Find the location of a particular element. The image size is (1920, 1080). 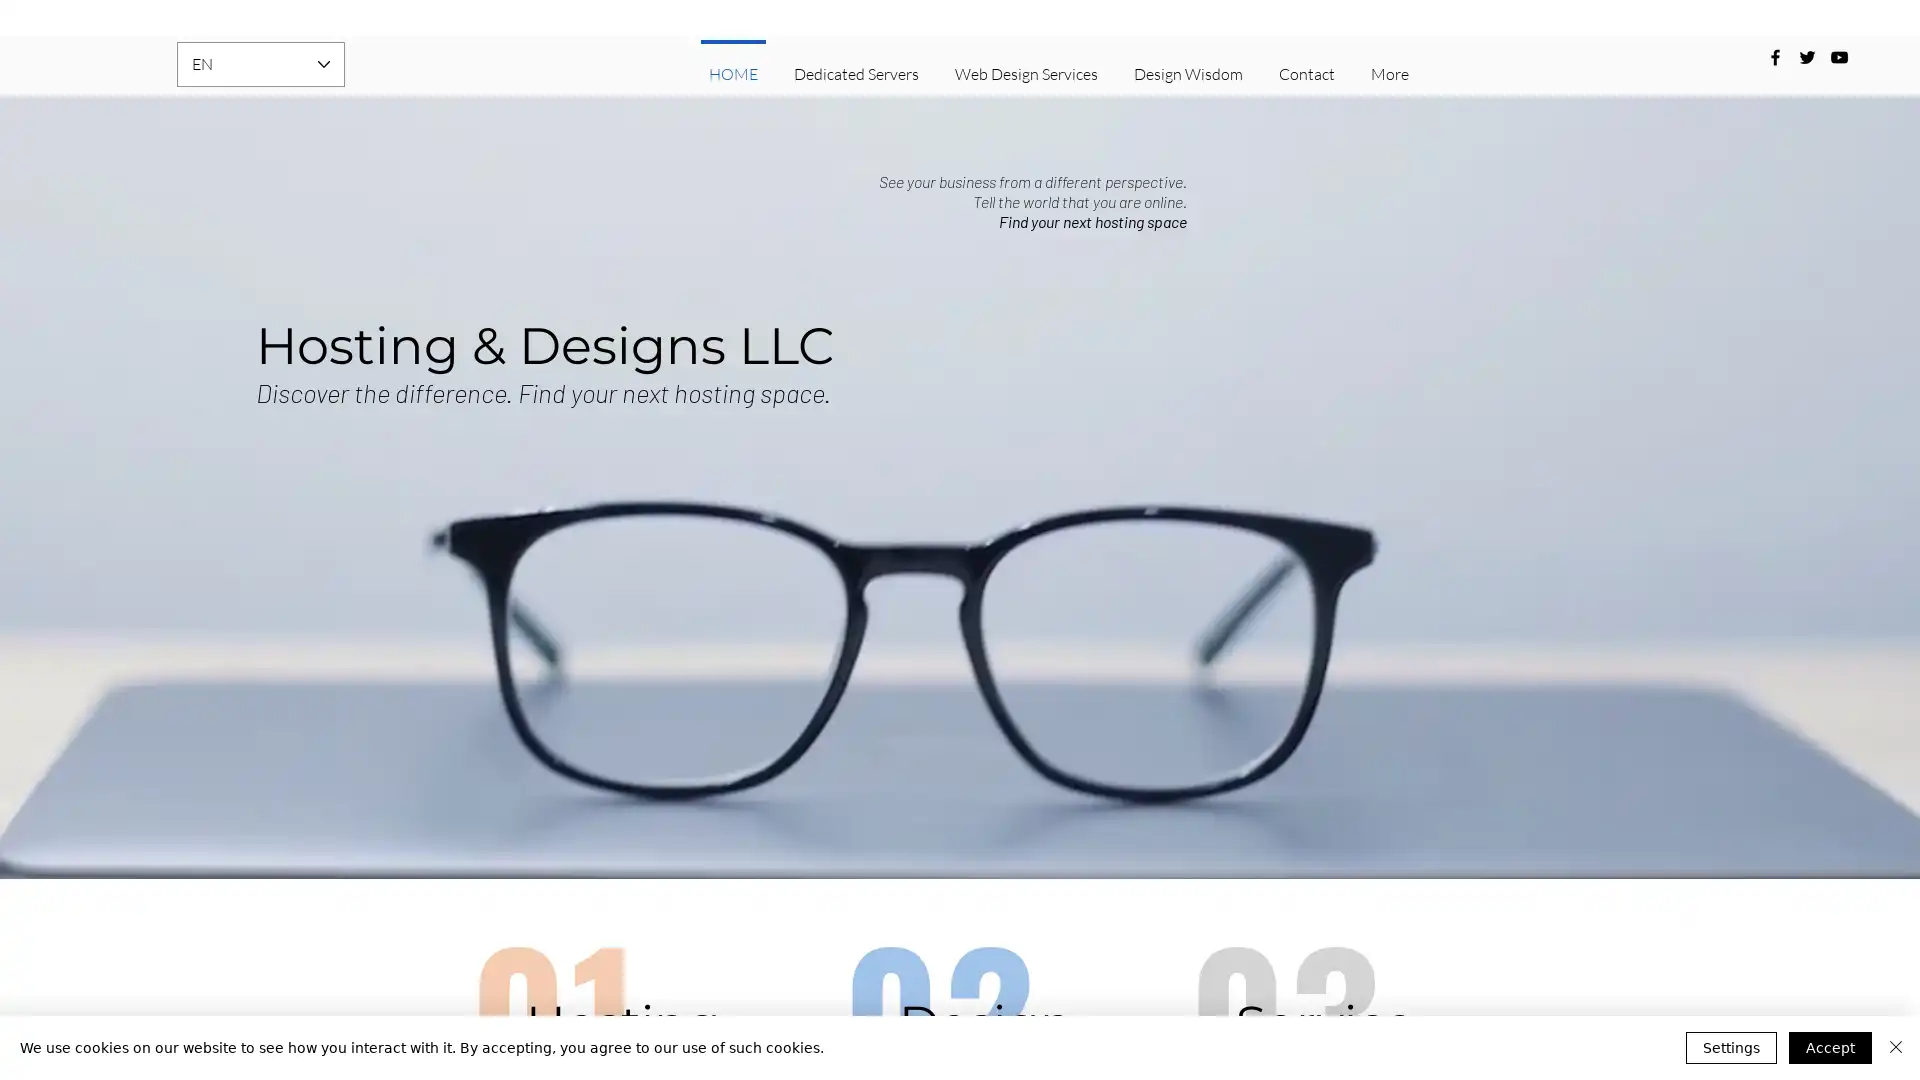

Close is located at coordinates (1895, 1047).